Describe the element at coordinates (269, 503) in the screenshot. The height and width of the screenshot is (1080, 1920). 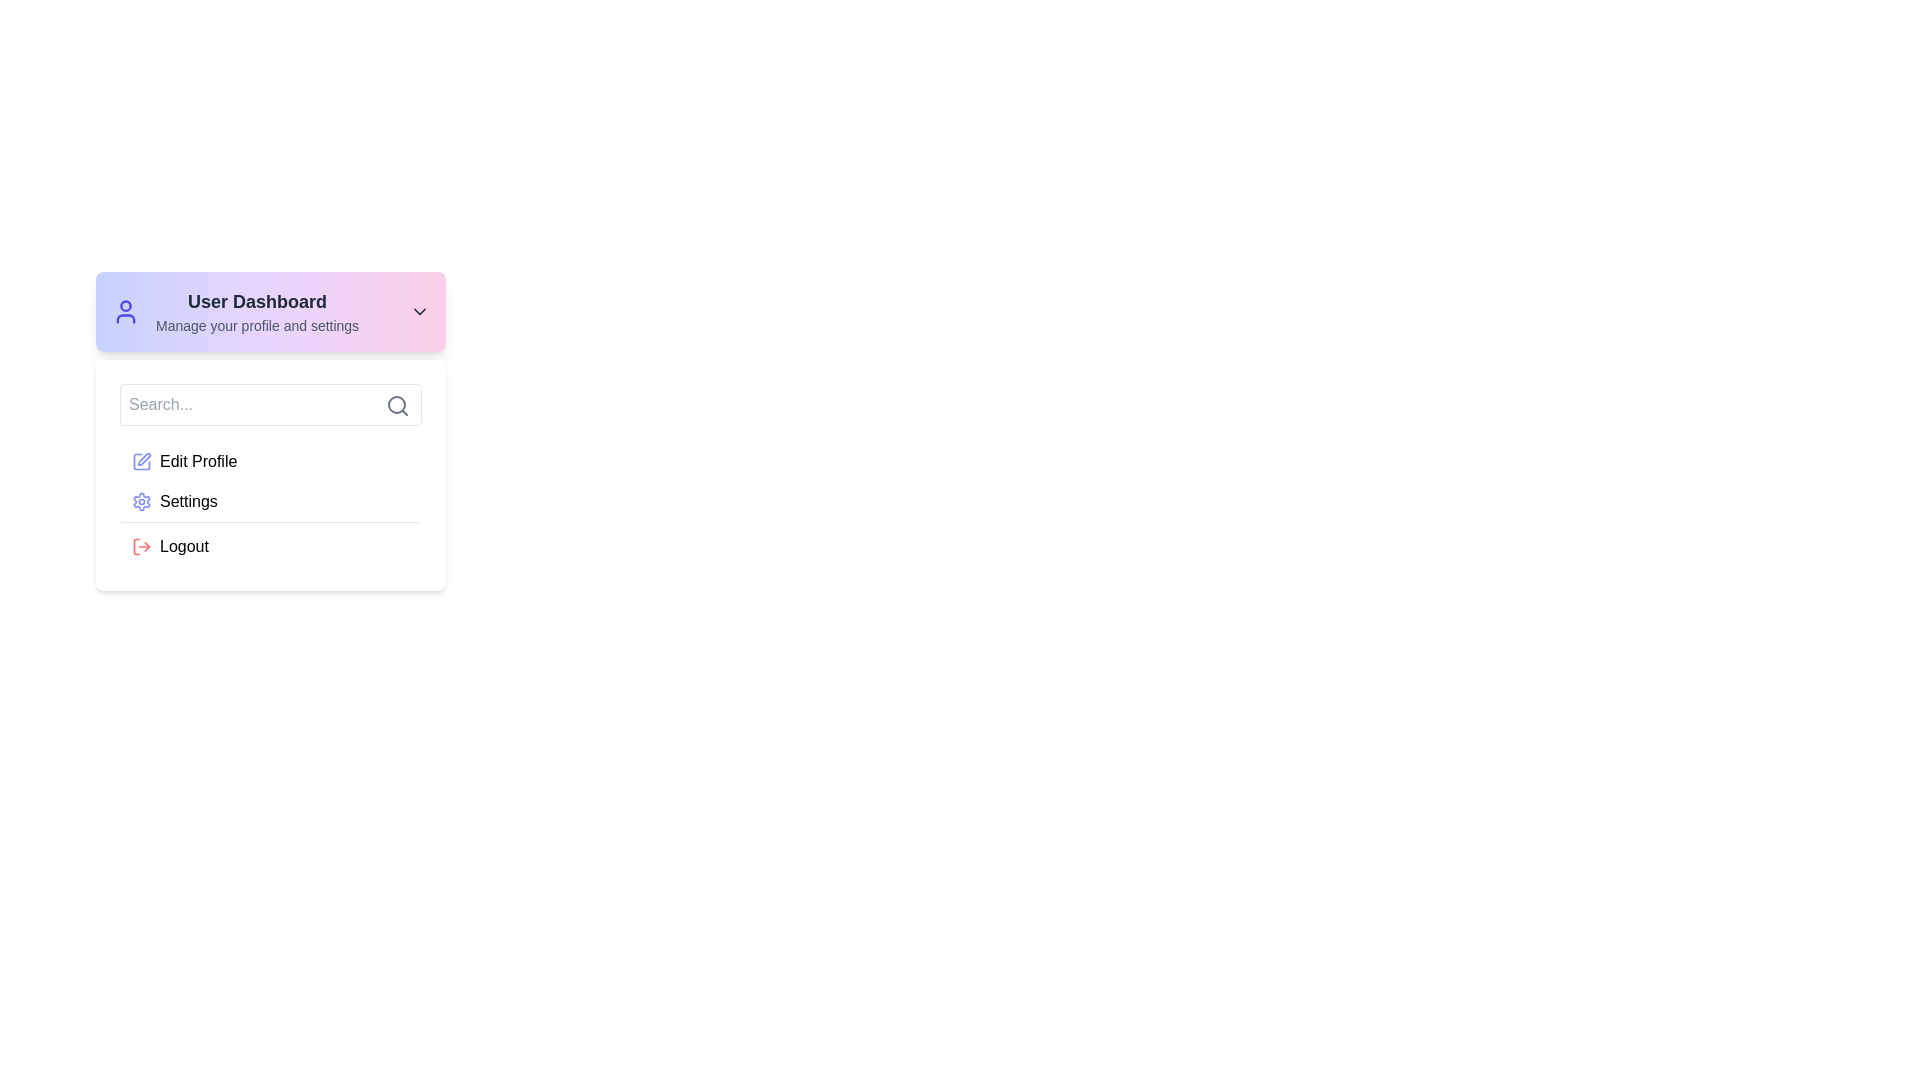
I see `the settings button located directly below the 'Edit Profile' item and above the 'Logout' item in the menu` at that location.